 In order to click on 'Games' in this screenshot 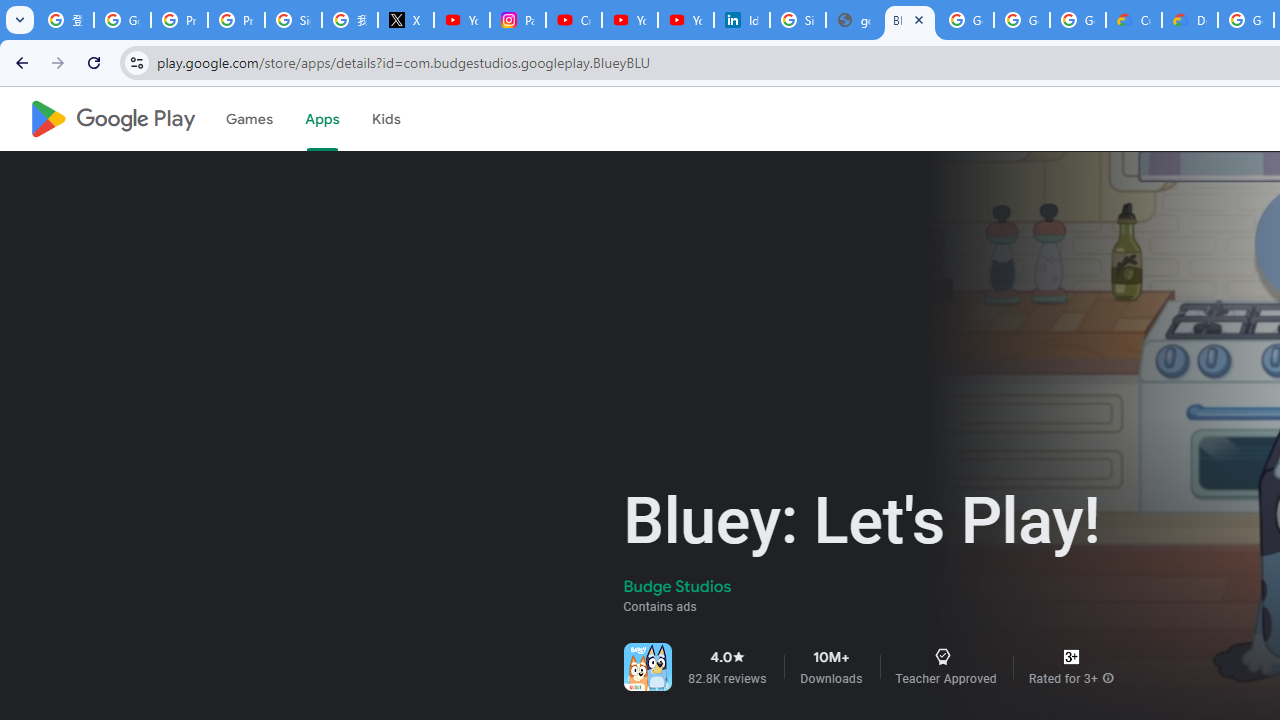, I will do `click(247, 119)`.